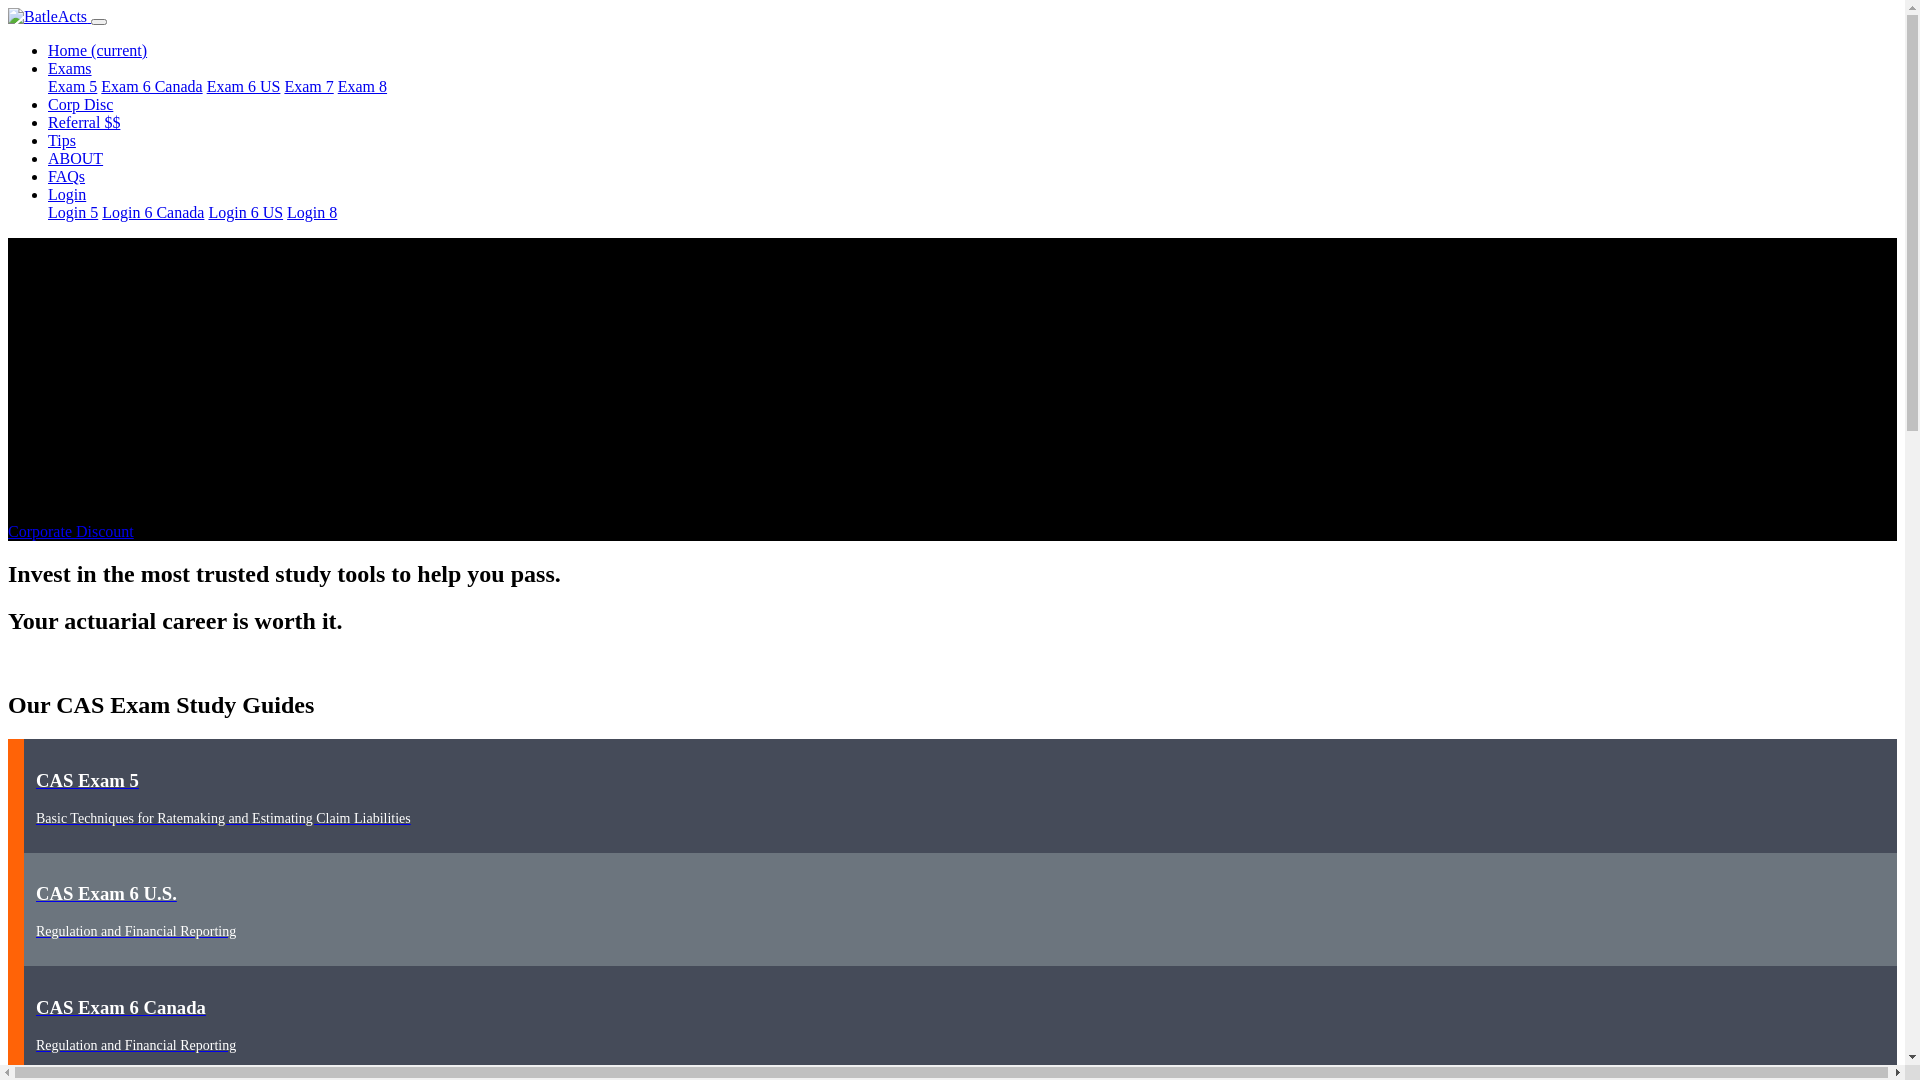  Describe the element at coordinates (243, 85) in the screenshot. I see `'Exam 6 US'` at that location.